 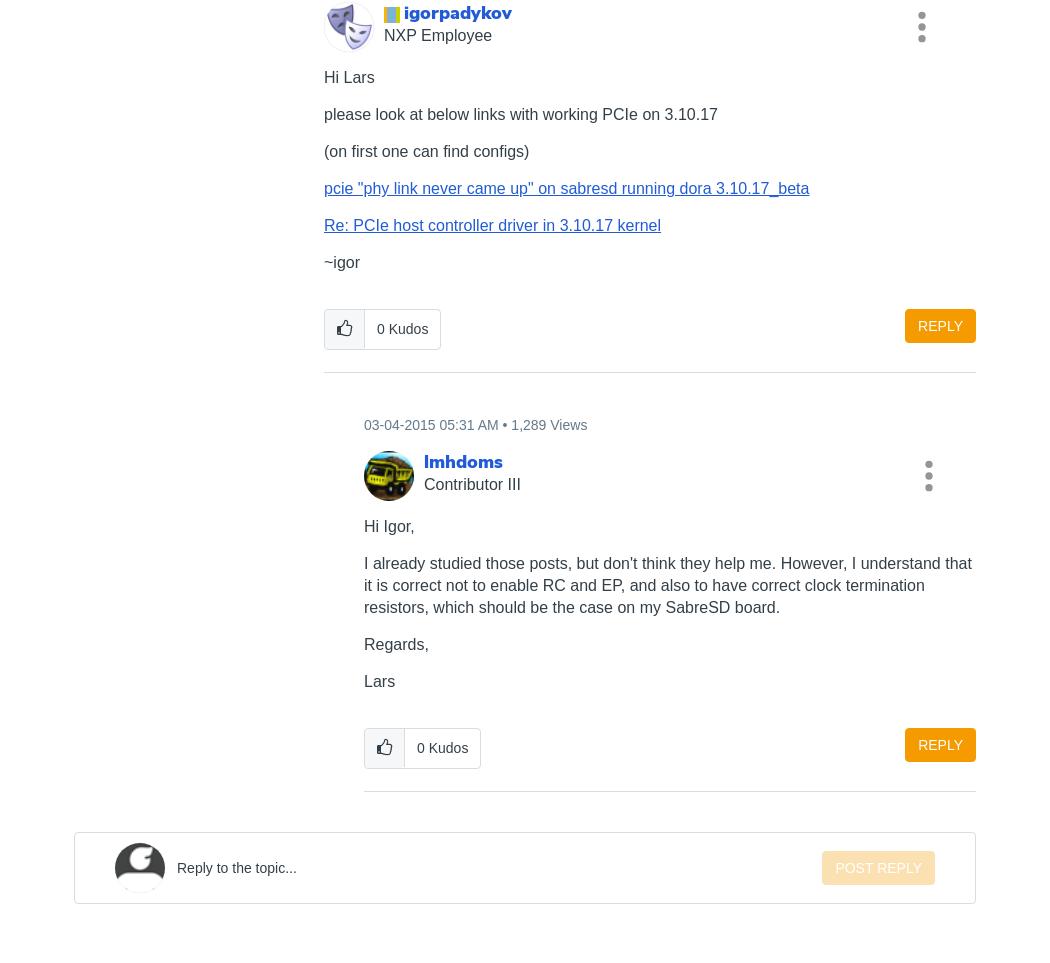 I want to click on 'Hi Lars', so click(x=348, y=77).